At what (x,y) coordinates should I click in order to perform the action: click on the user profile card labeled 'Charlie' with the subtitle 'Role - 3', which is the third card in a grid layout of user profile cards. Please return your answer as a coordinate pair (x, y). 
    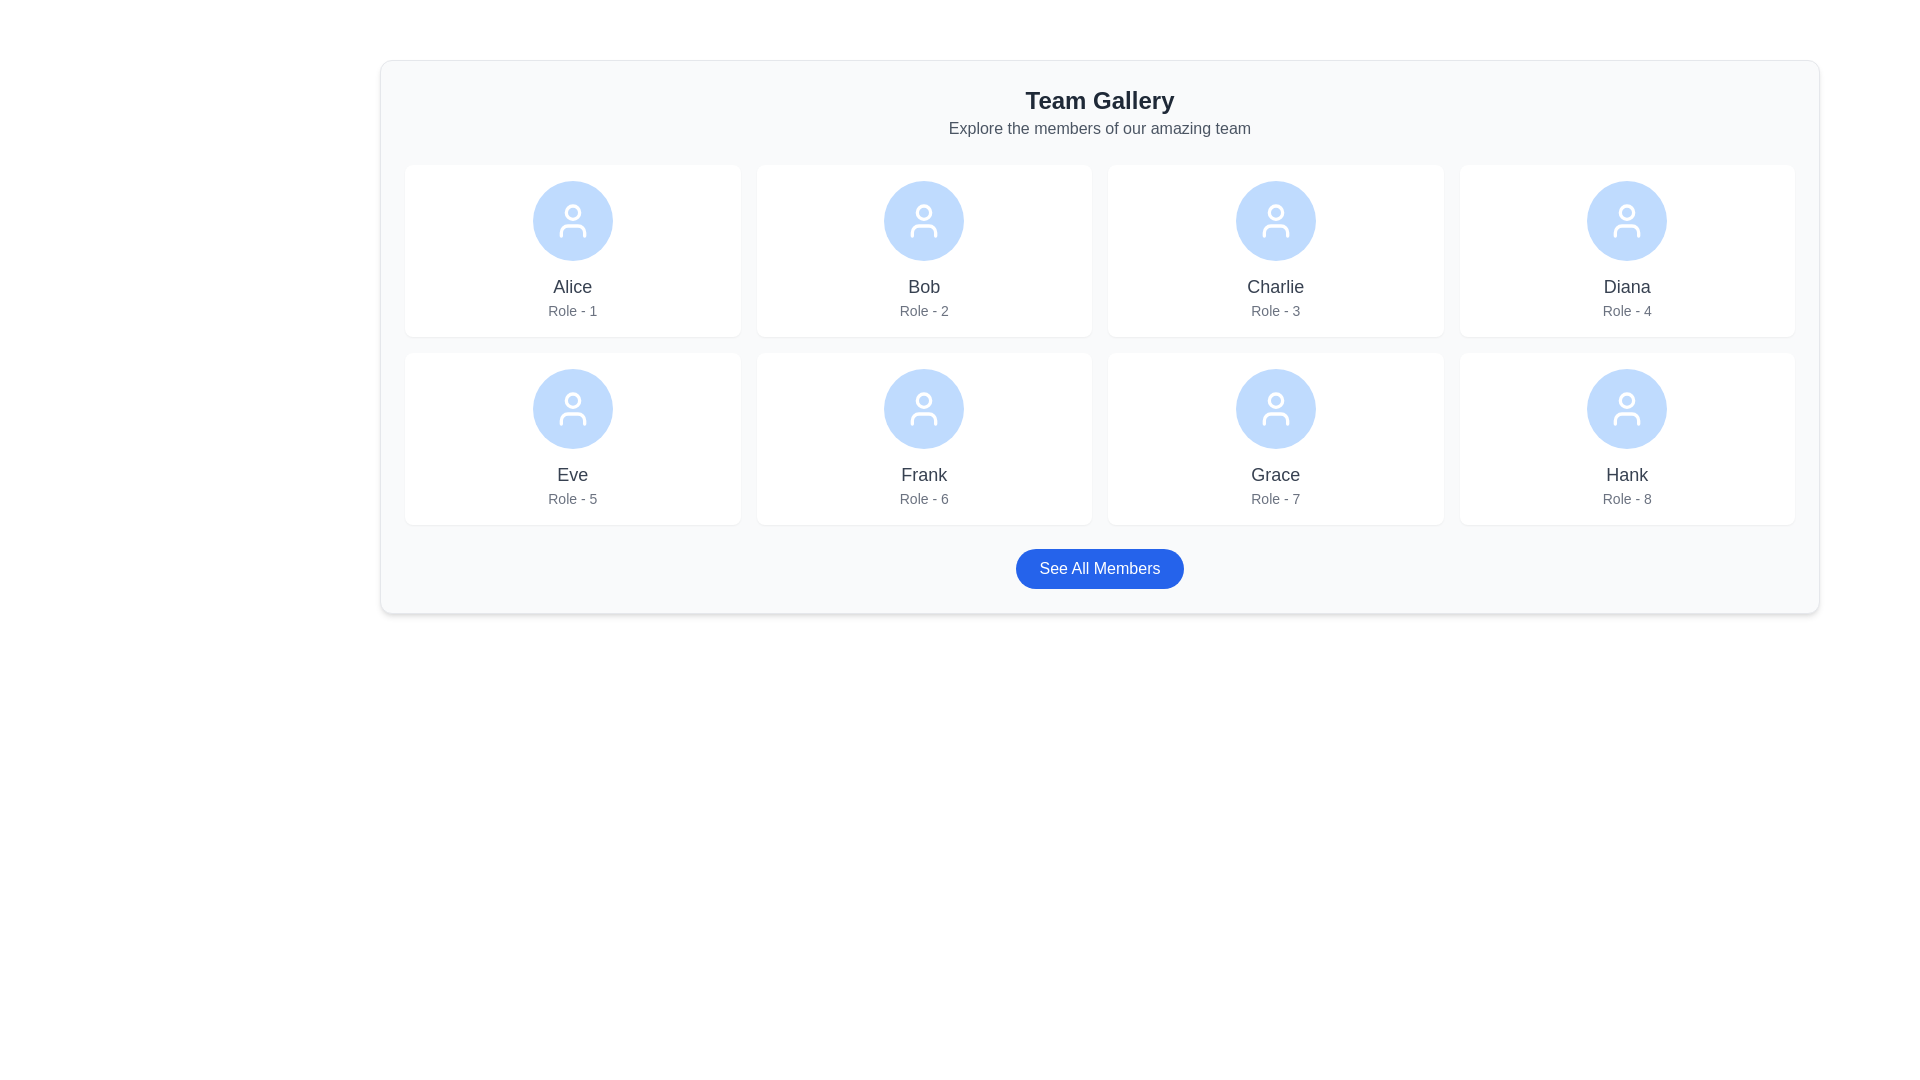
    Looking at the image, I should click on (1274, 249).